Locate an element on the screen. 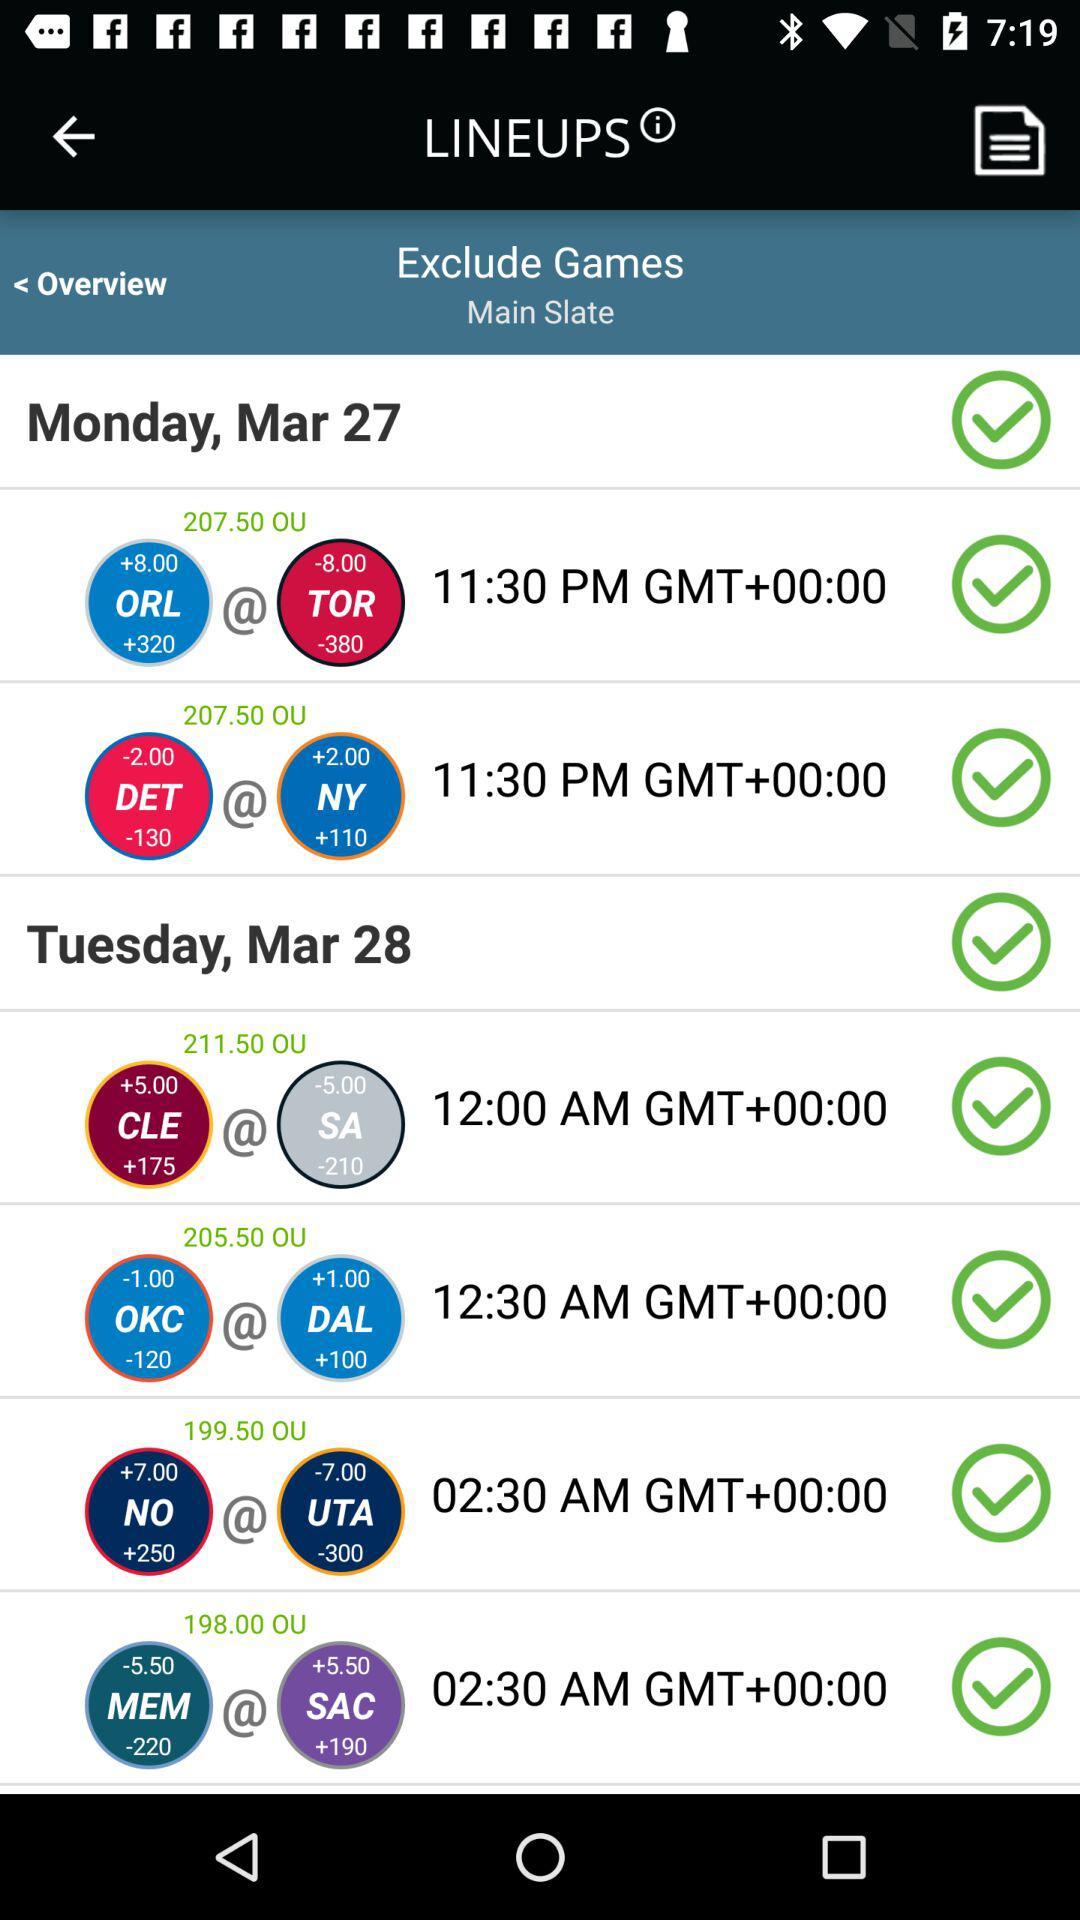  the right circle which is below the 19950 ou is located at coordinates (339, 1512).